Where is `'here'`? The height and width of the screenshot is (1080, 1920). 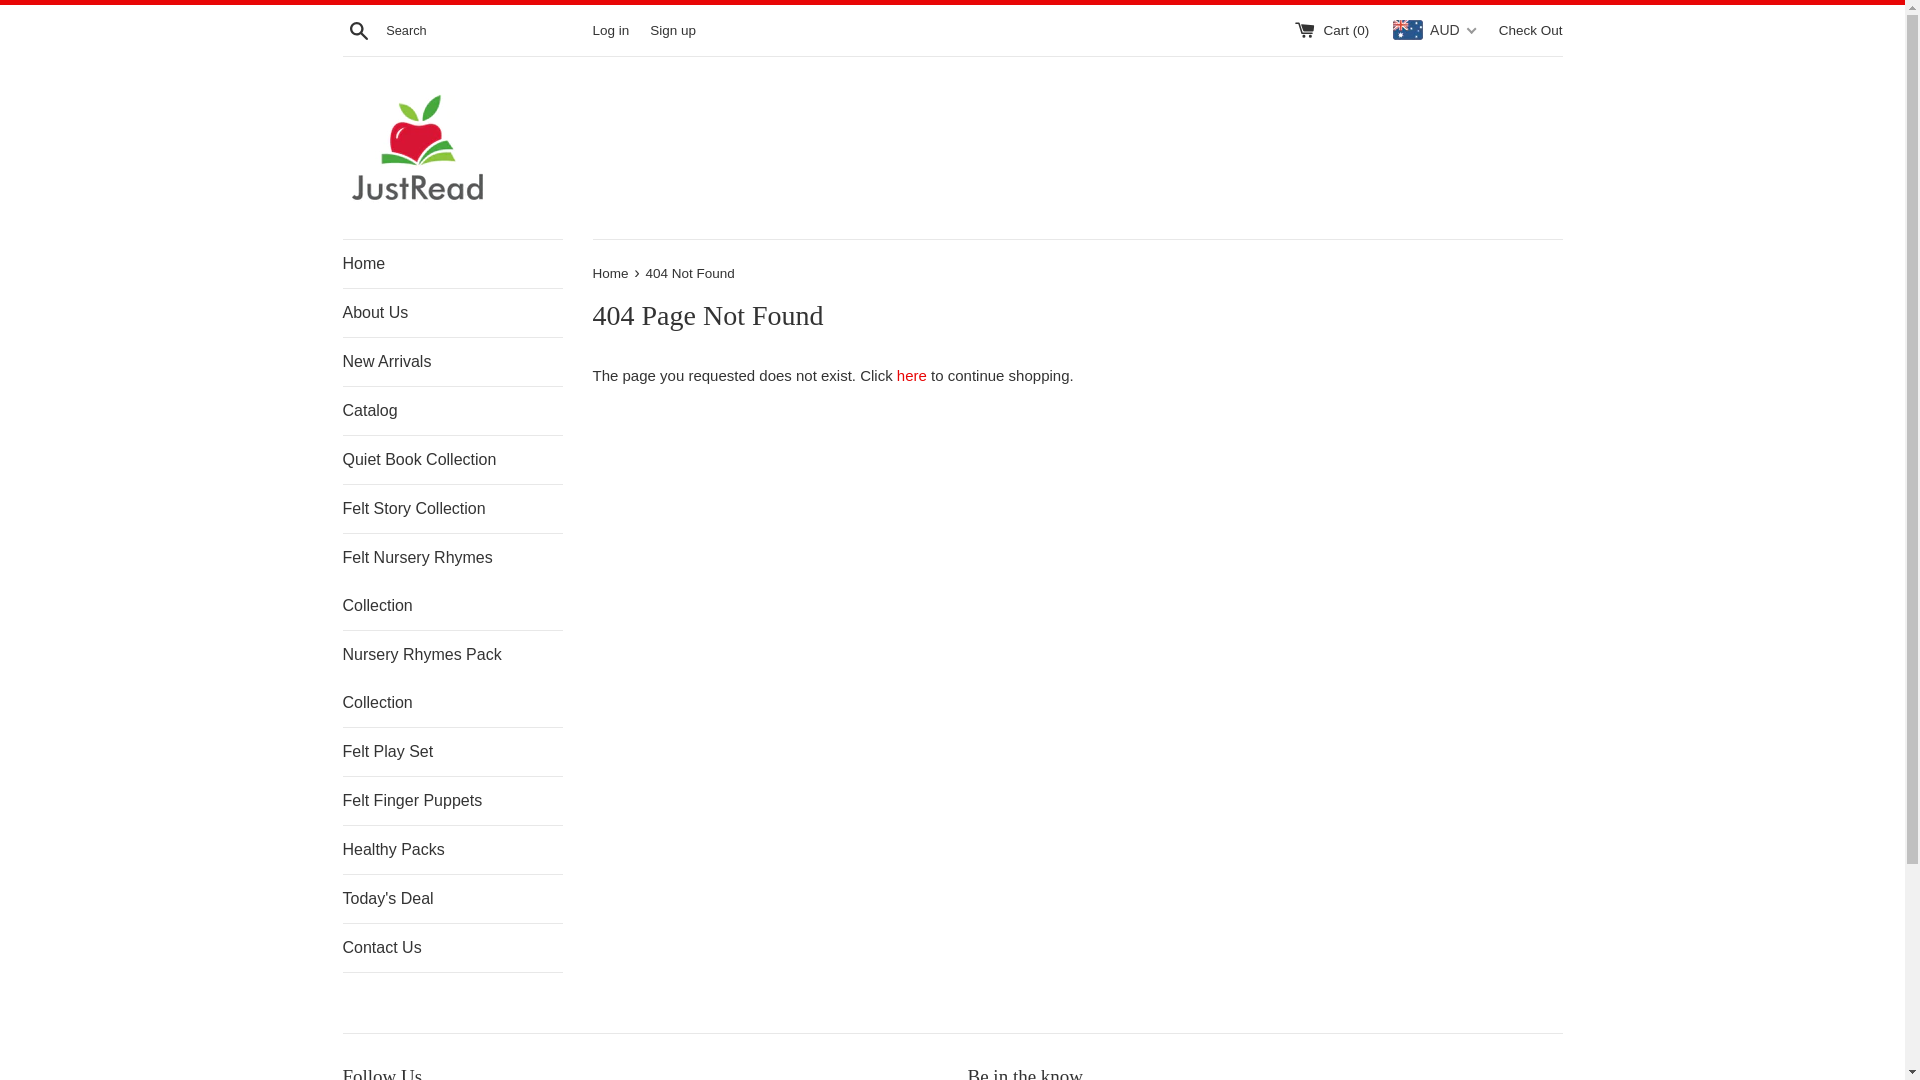
'here' is located at coordinates (911, 375).